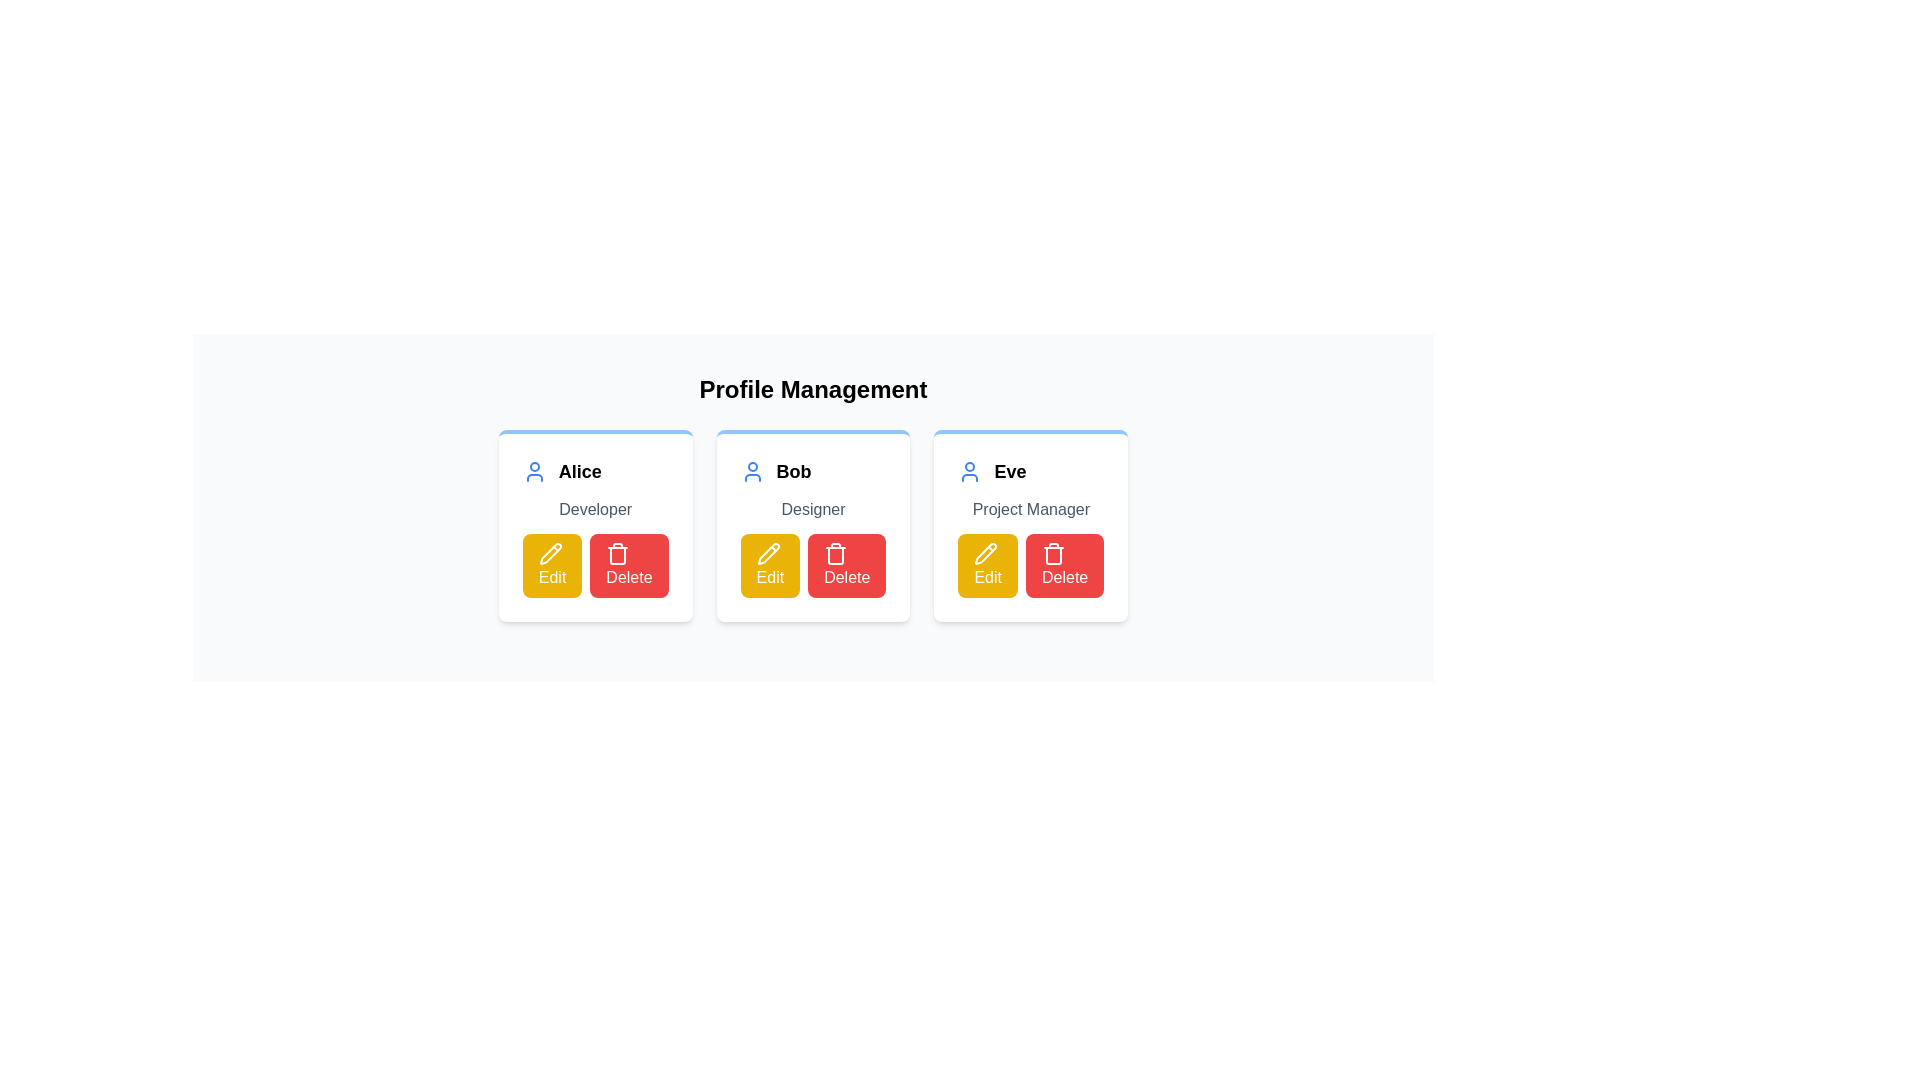 The width and height of the screenshot is (1920, 1080). I want to click on the text label displaying the name 'Eve' in bold font, so click(1010, 471).